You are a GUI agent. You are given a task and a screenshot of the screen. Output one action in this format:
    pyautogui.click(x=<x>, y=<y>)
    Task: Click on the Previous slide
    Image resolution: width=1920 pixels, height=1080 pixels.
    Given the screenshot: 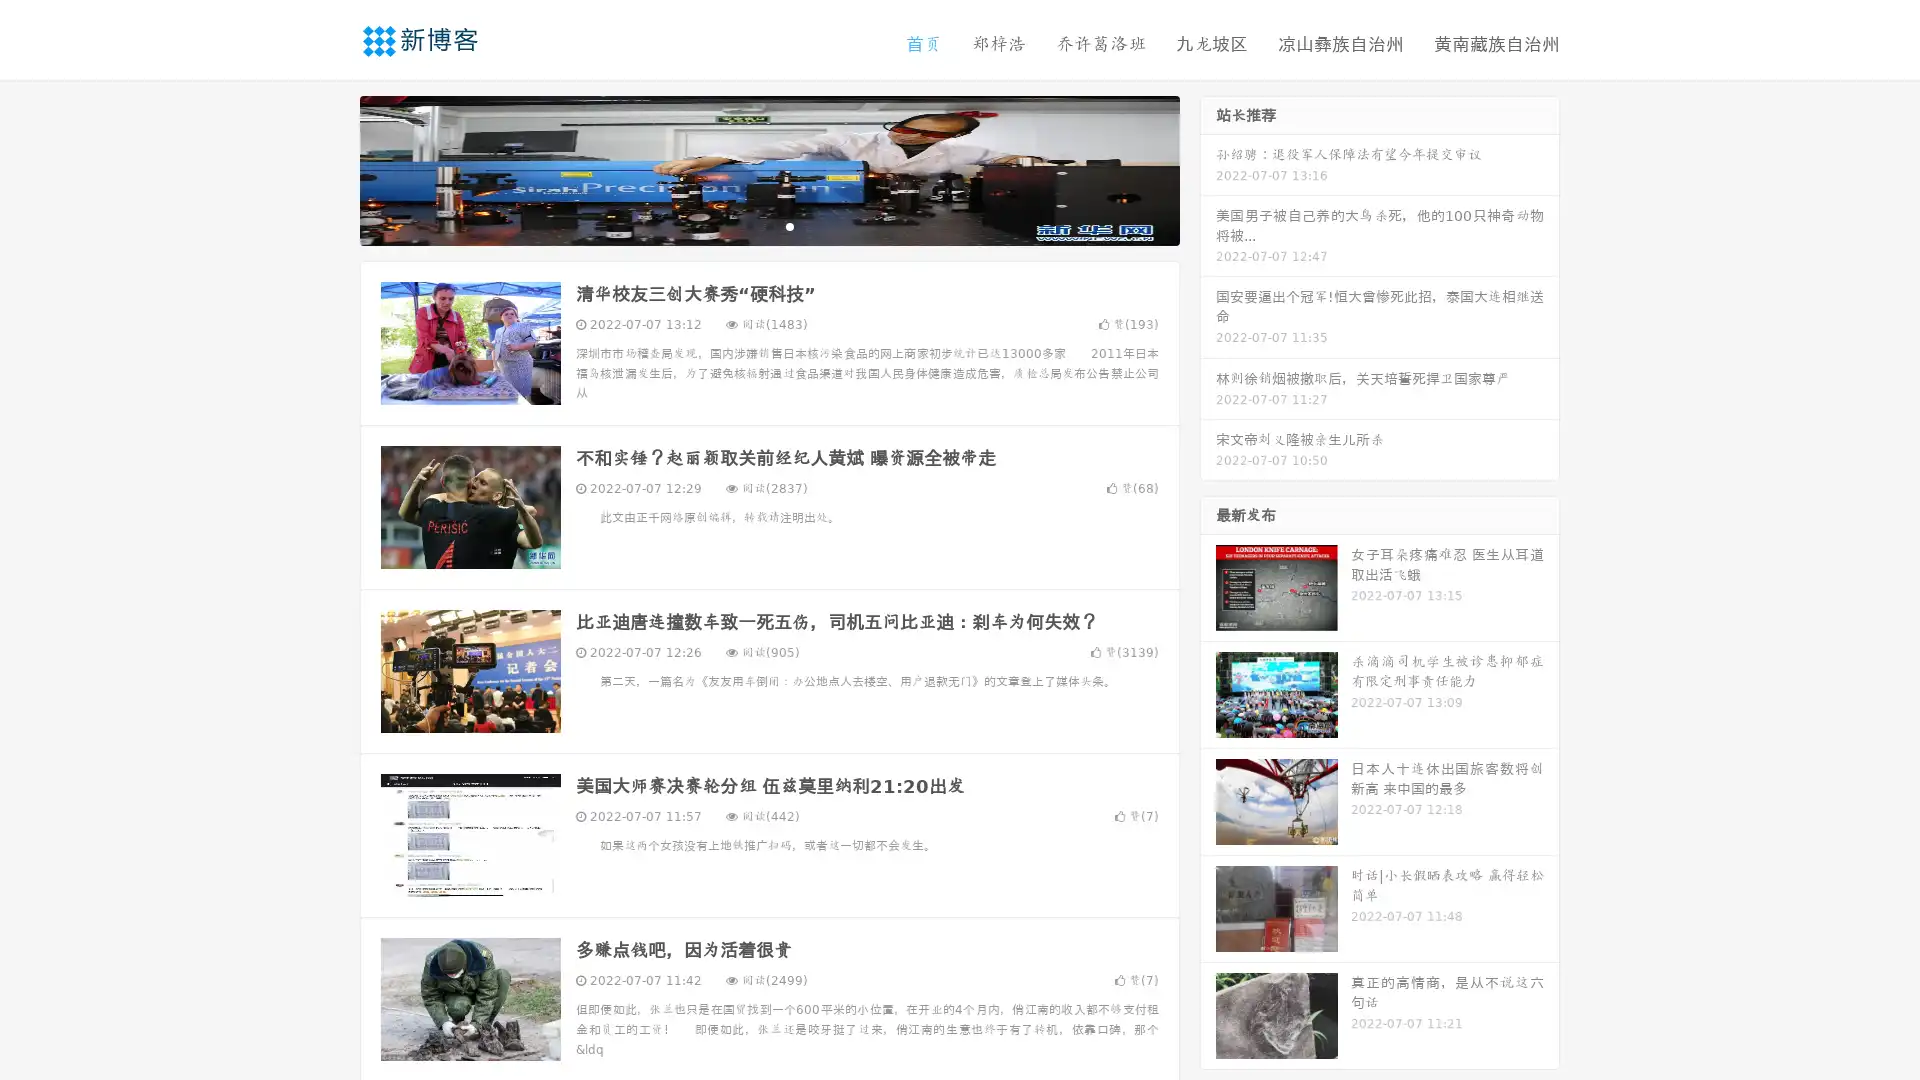 What is the action you would take?
    pyautogui.click(x=330, y=168)
    